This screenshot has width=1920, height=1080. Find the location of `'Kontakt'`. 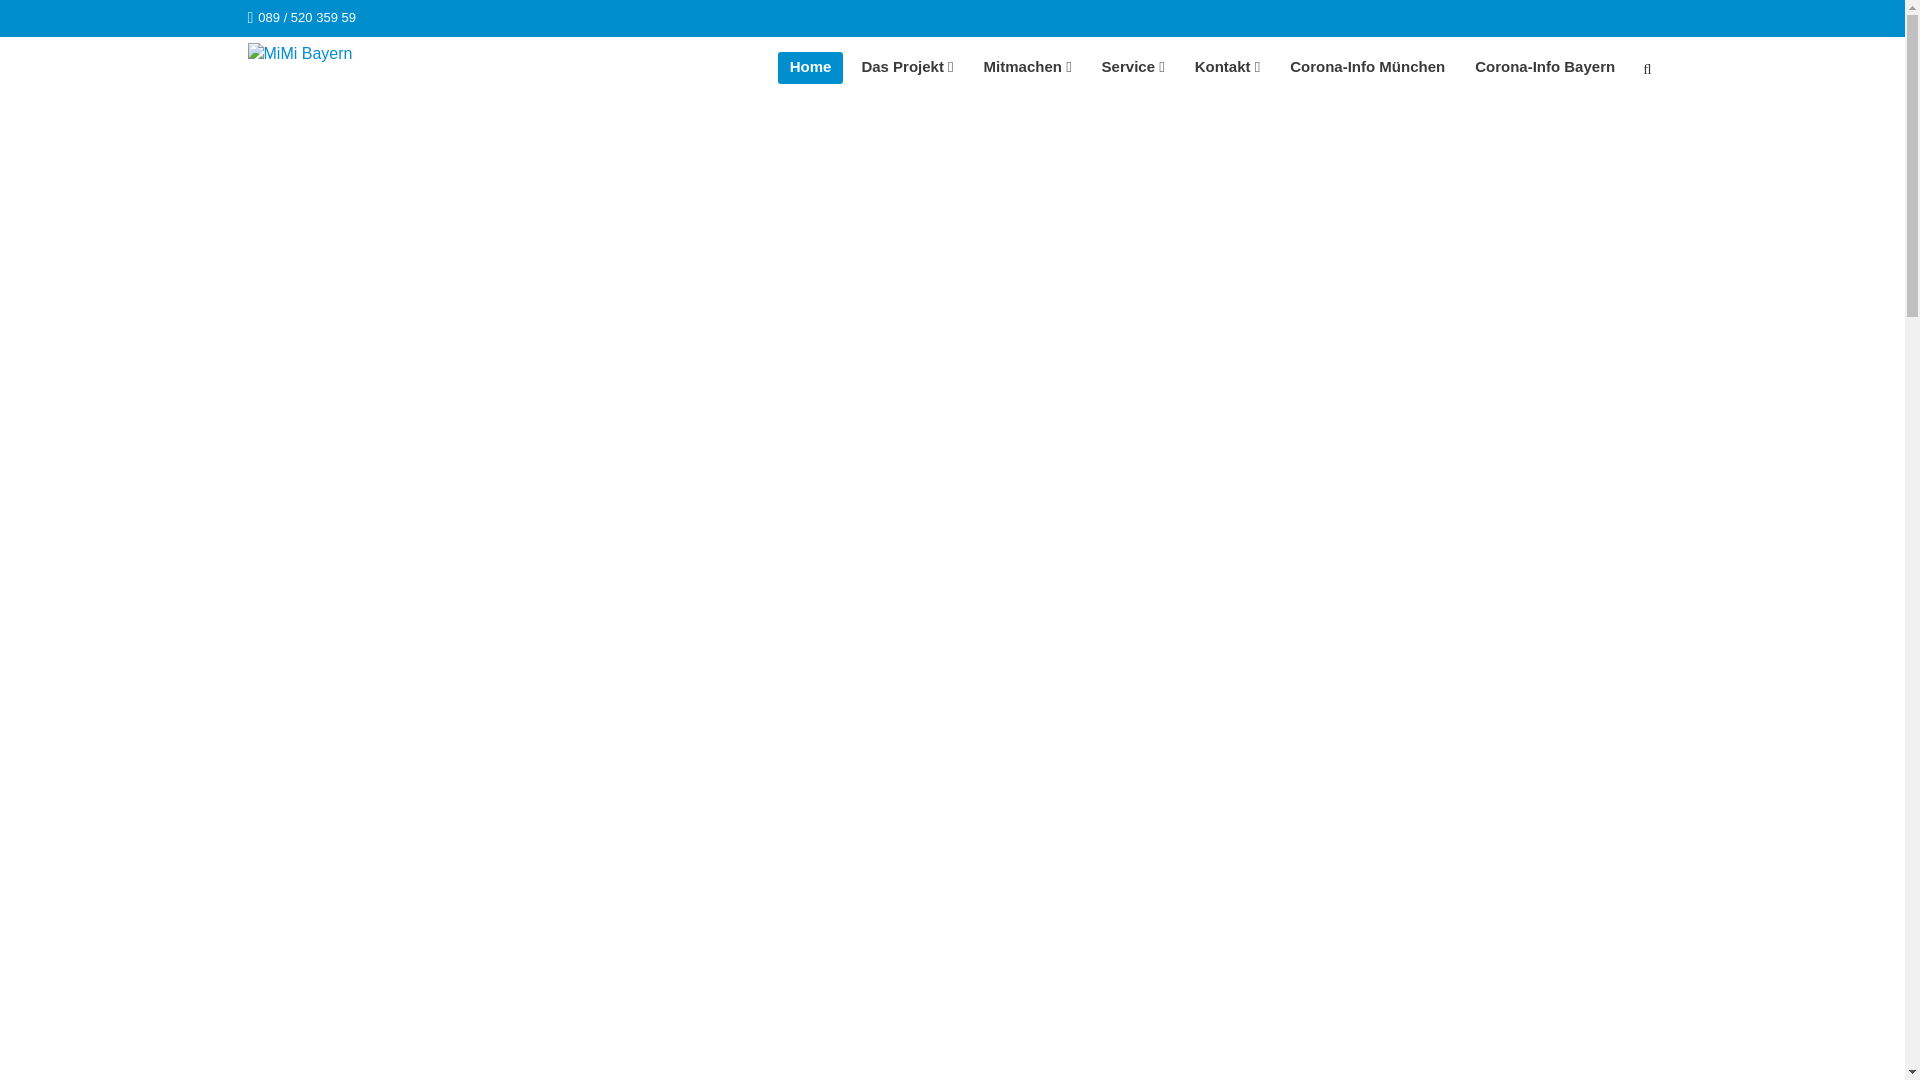

'Kontakt' is located at coordinates (1182, 67).